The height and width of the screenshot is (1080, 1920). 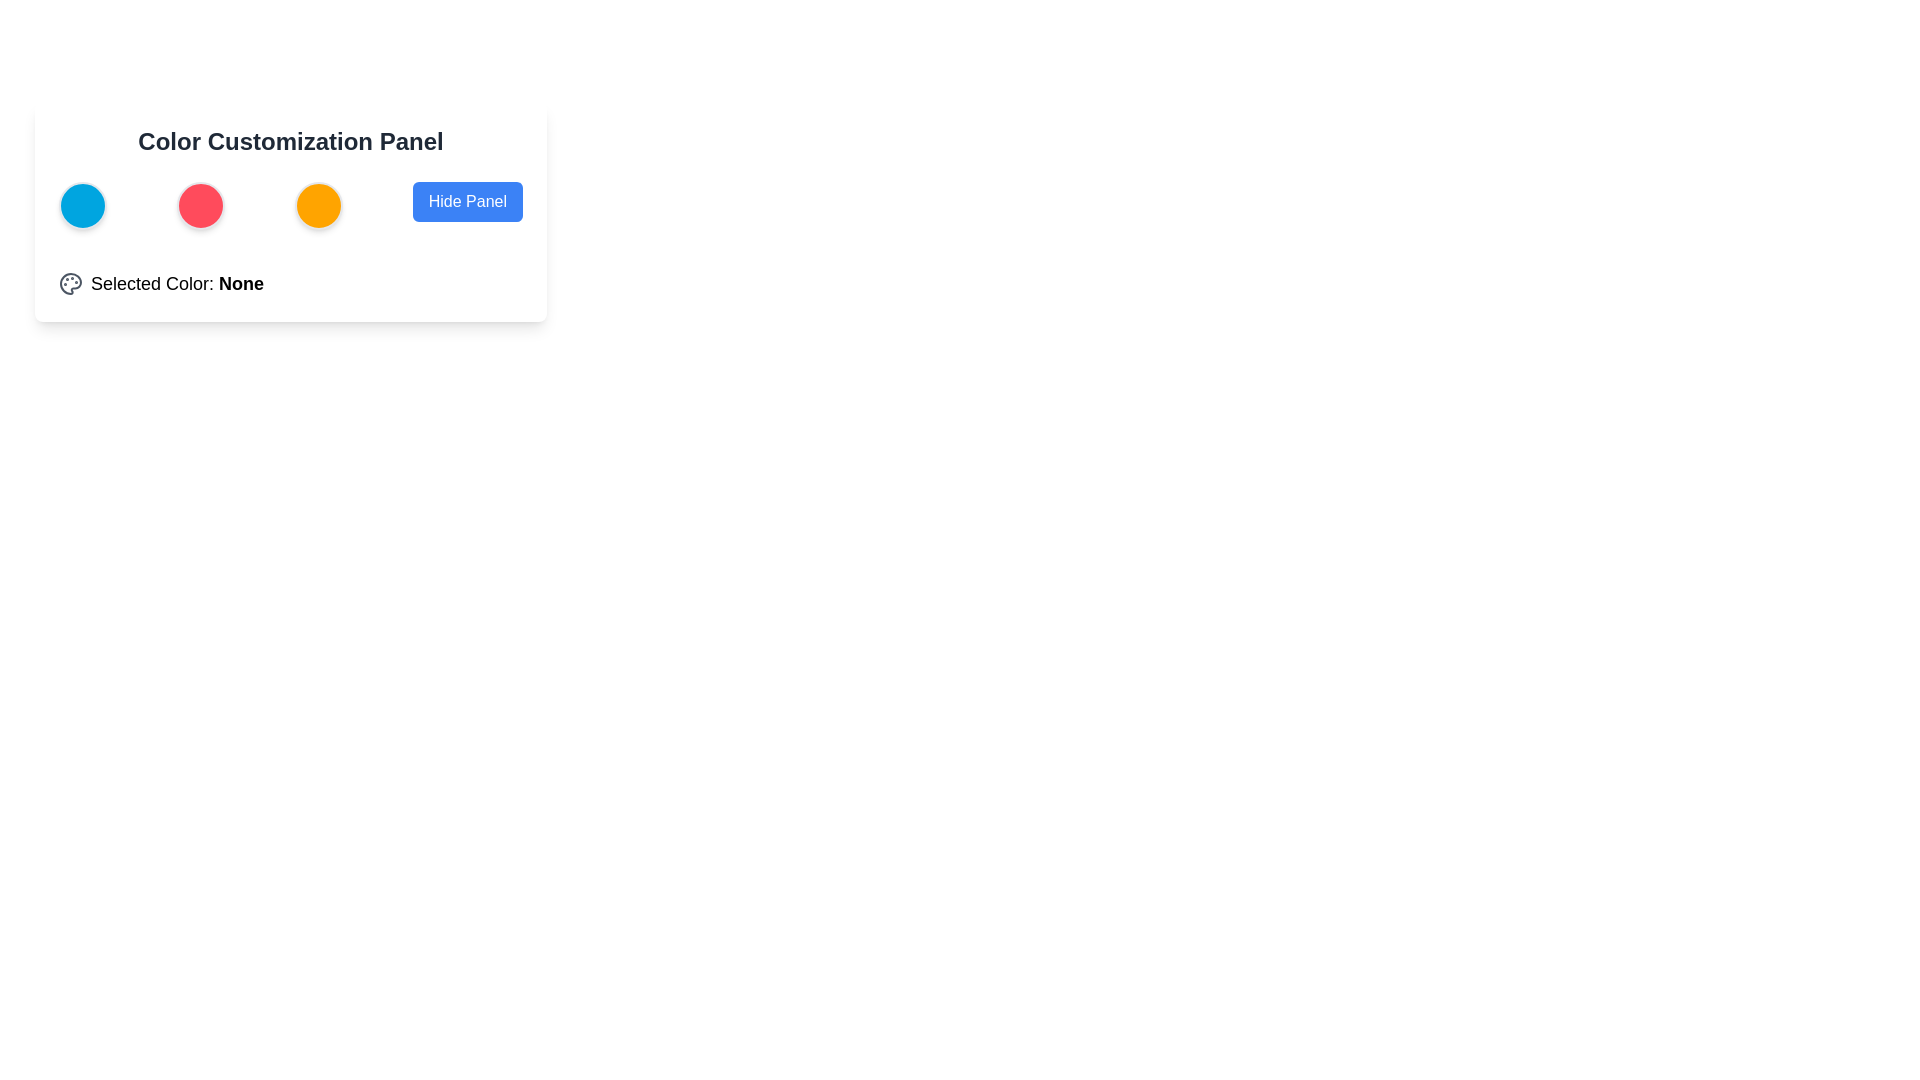 I want to click on the dynamic value display that shows the currently selected color, located immediately after the text 'Selected Color:' in the bottom-left part of the panel interface, so click(x=240, y=284).